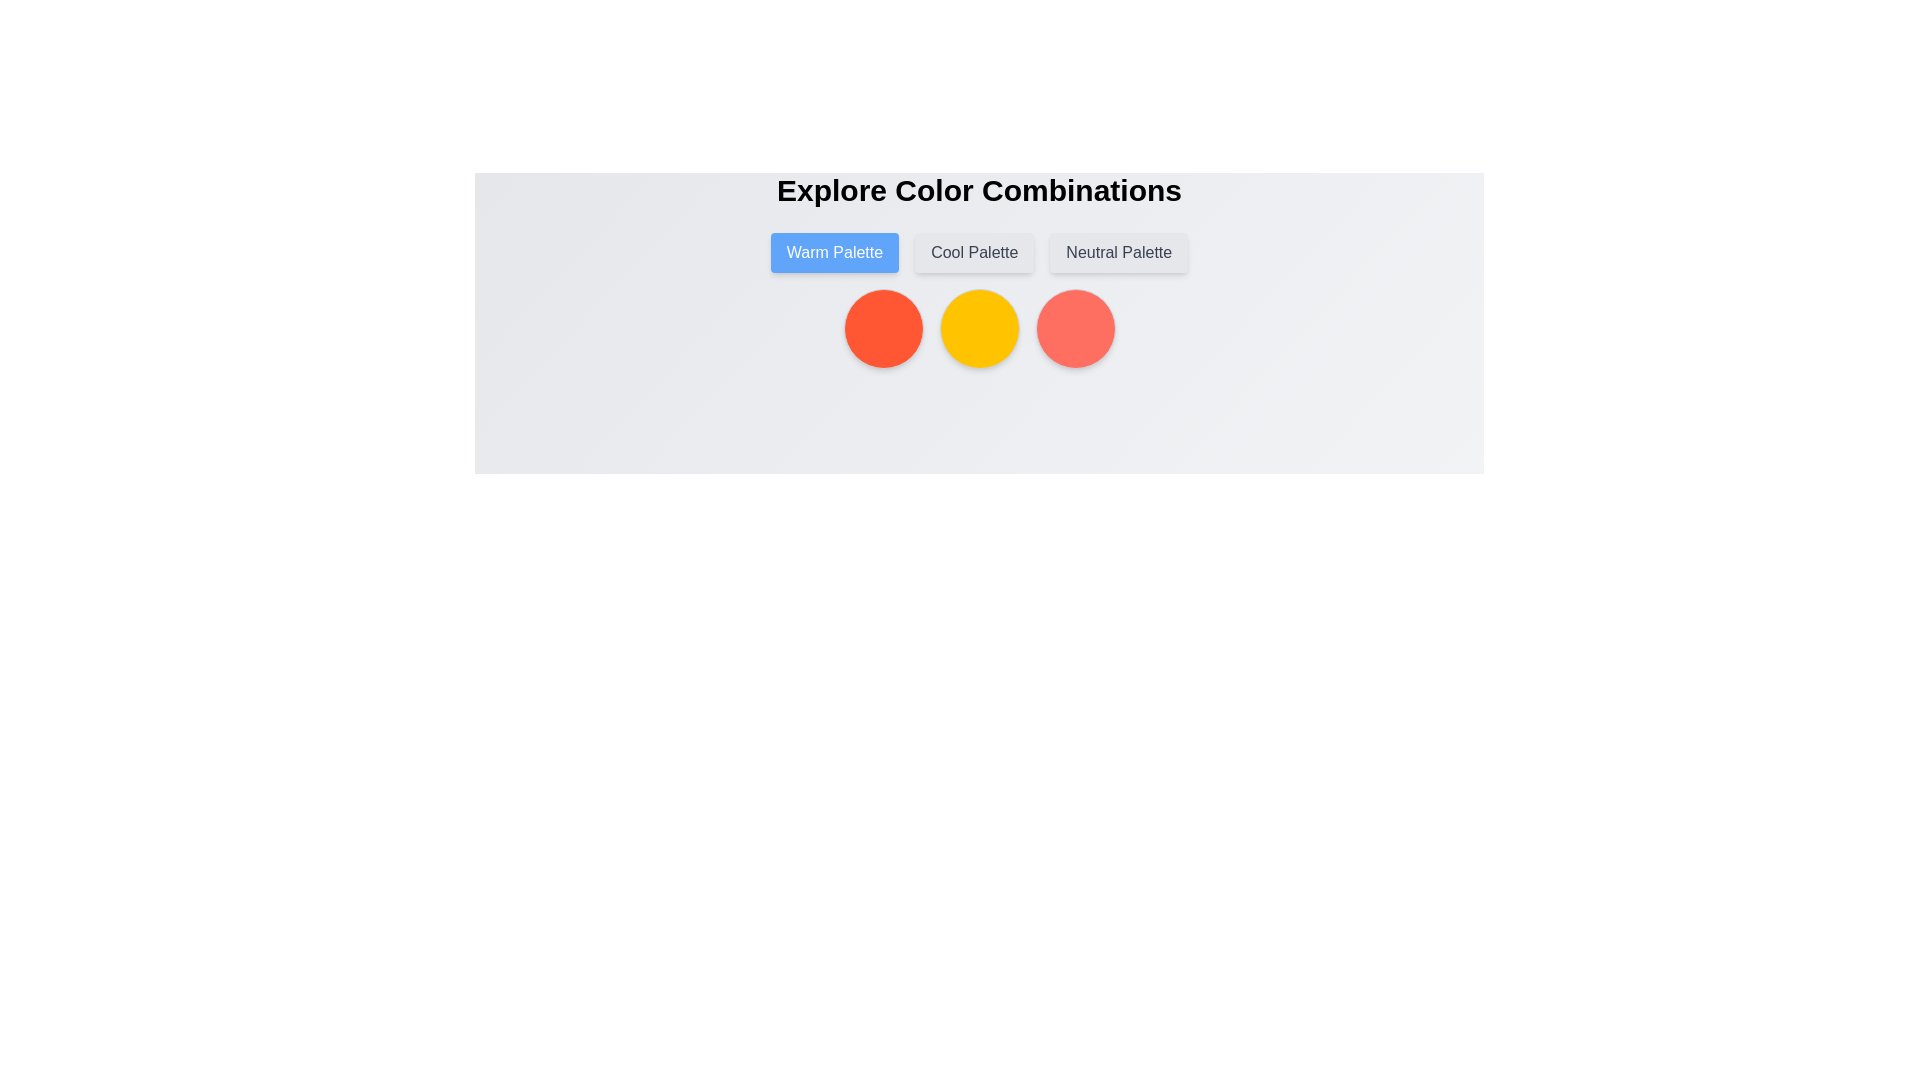 The image size is (1920, 1080). What do you see at coordinates (979, 327) in the screenshot?
I see `the middle circle which serves as a color selection indicator in the horizontally arranged row of three circles` at bounding box center [979, 327].